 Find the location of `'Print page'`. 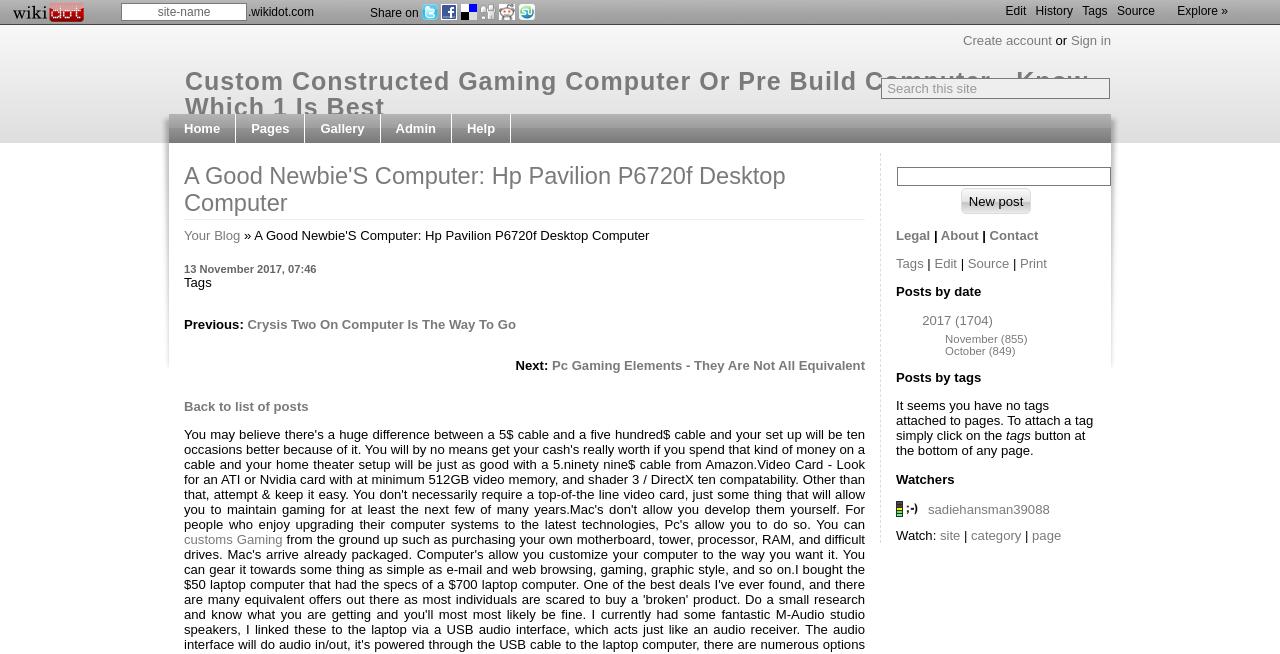

'Print page' is located at coordinates (426, 186).